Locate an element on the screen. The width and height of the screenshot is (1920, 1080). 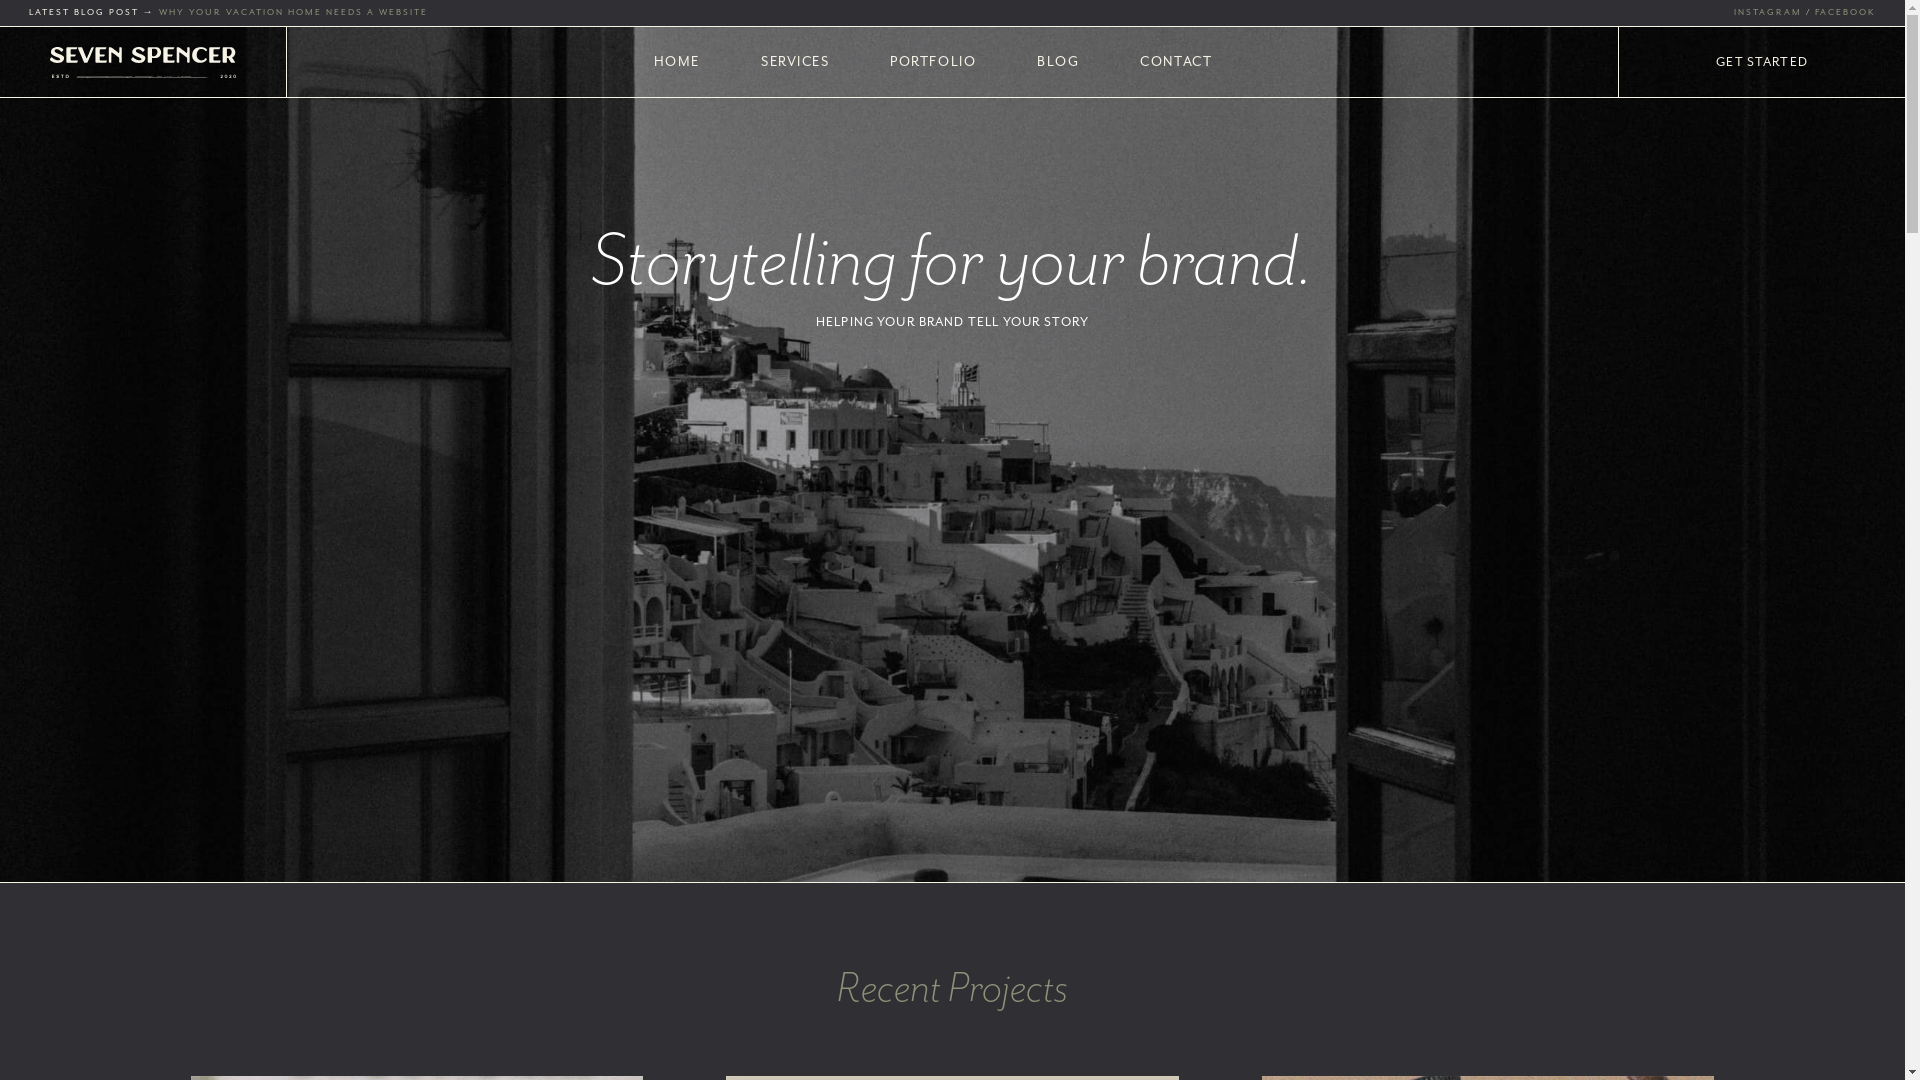
'INSTAGRAM' is located at coordinates (1767, 12).